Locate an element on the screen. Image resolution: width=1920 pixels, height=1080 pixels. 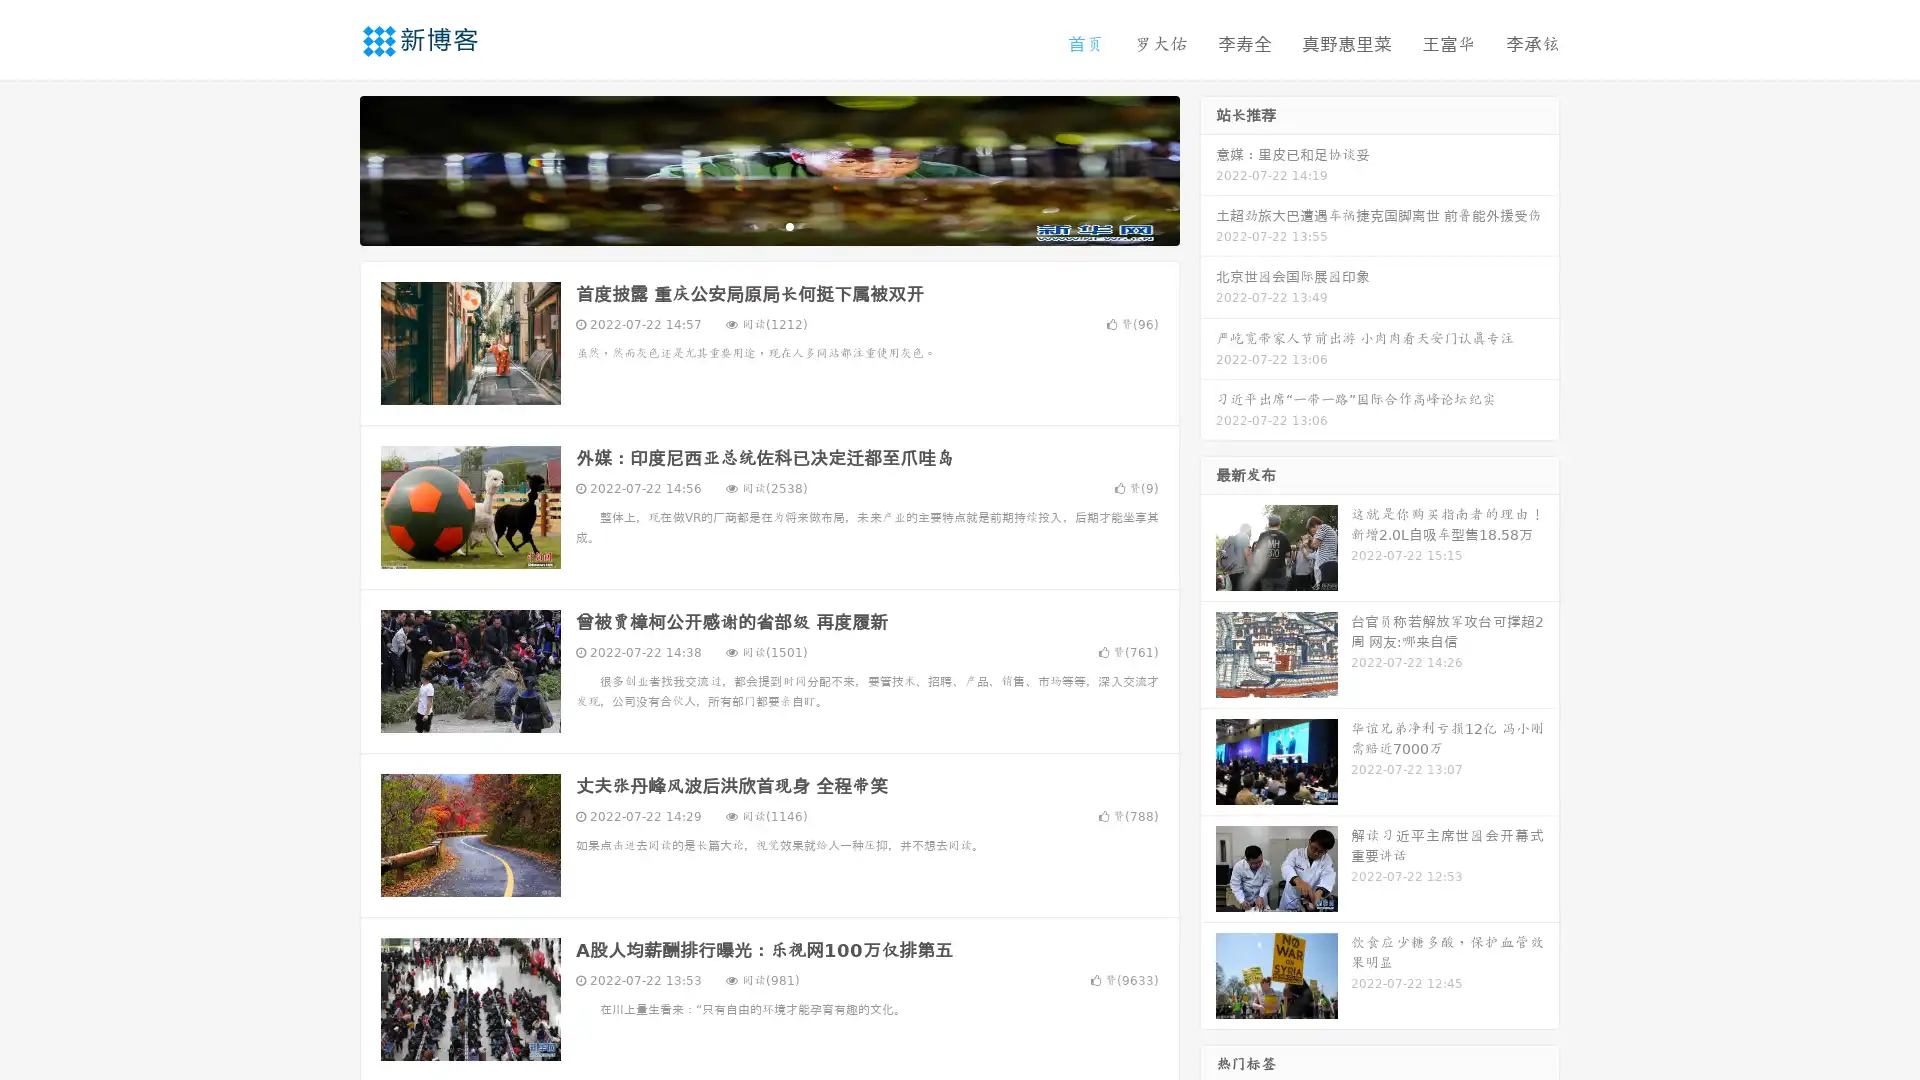
Go to slide 1 is located at coordinates (748, 225).